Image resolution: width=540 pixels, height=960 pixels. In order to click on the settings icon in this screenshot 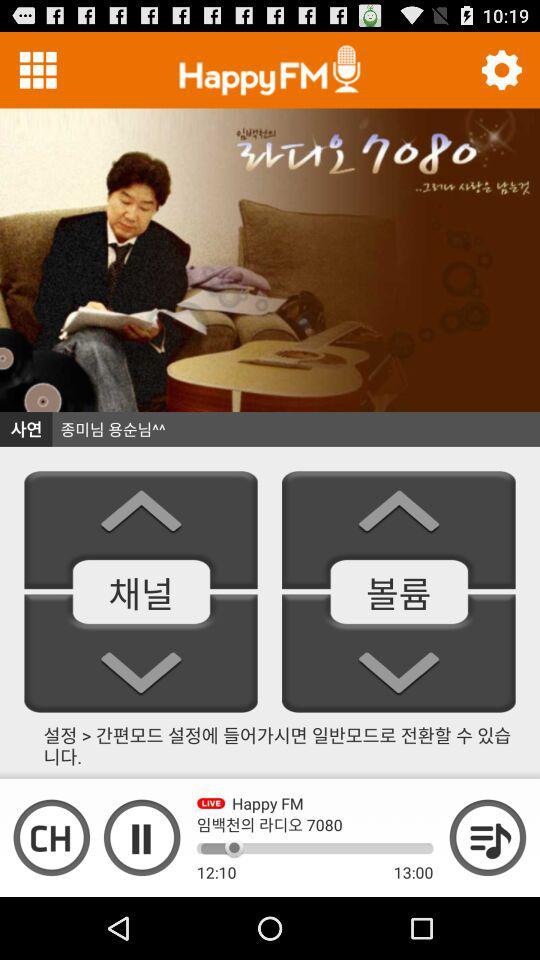, I will do `click(500, 74)`.